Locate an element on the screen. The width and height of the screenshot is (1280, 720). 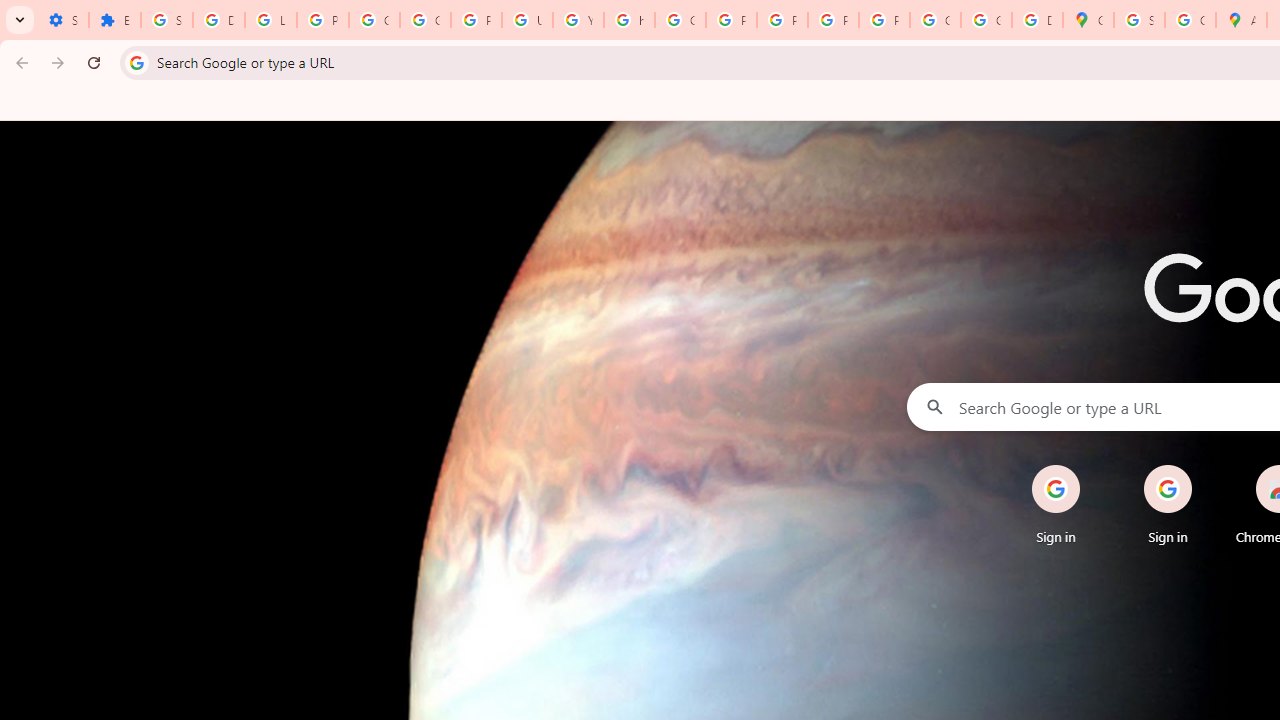
'Privacy Help Center - Policies Help' is located at coordinates (730, 20).